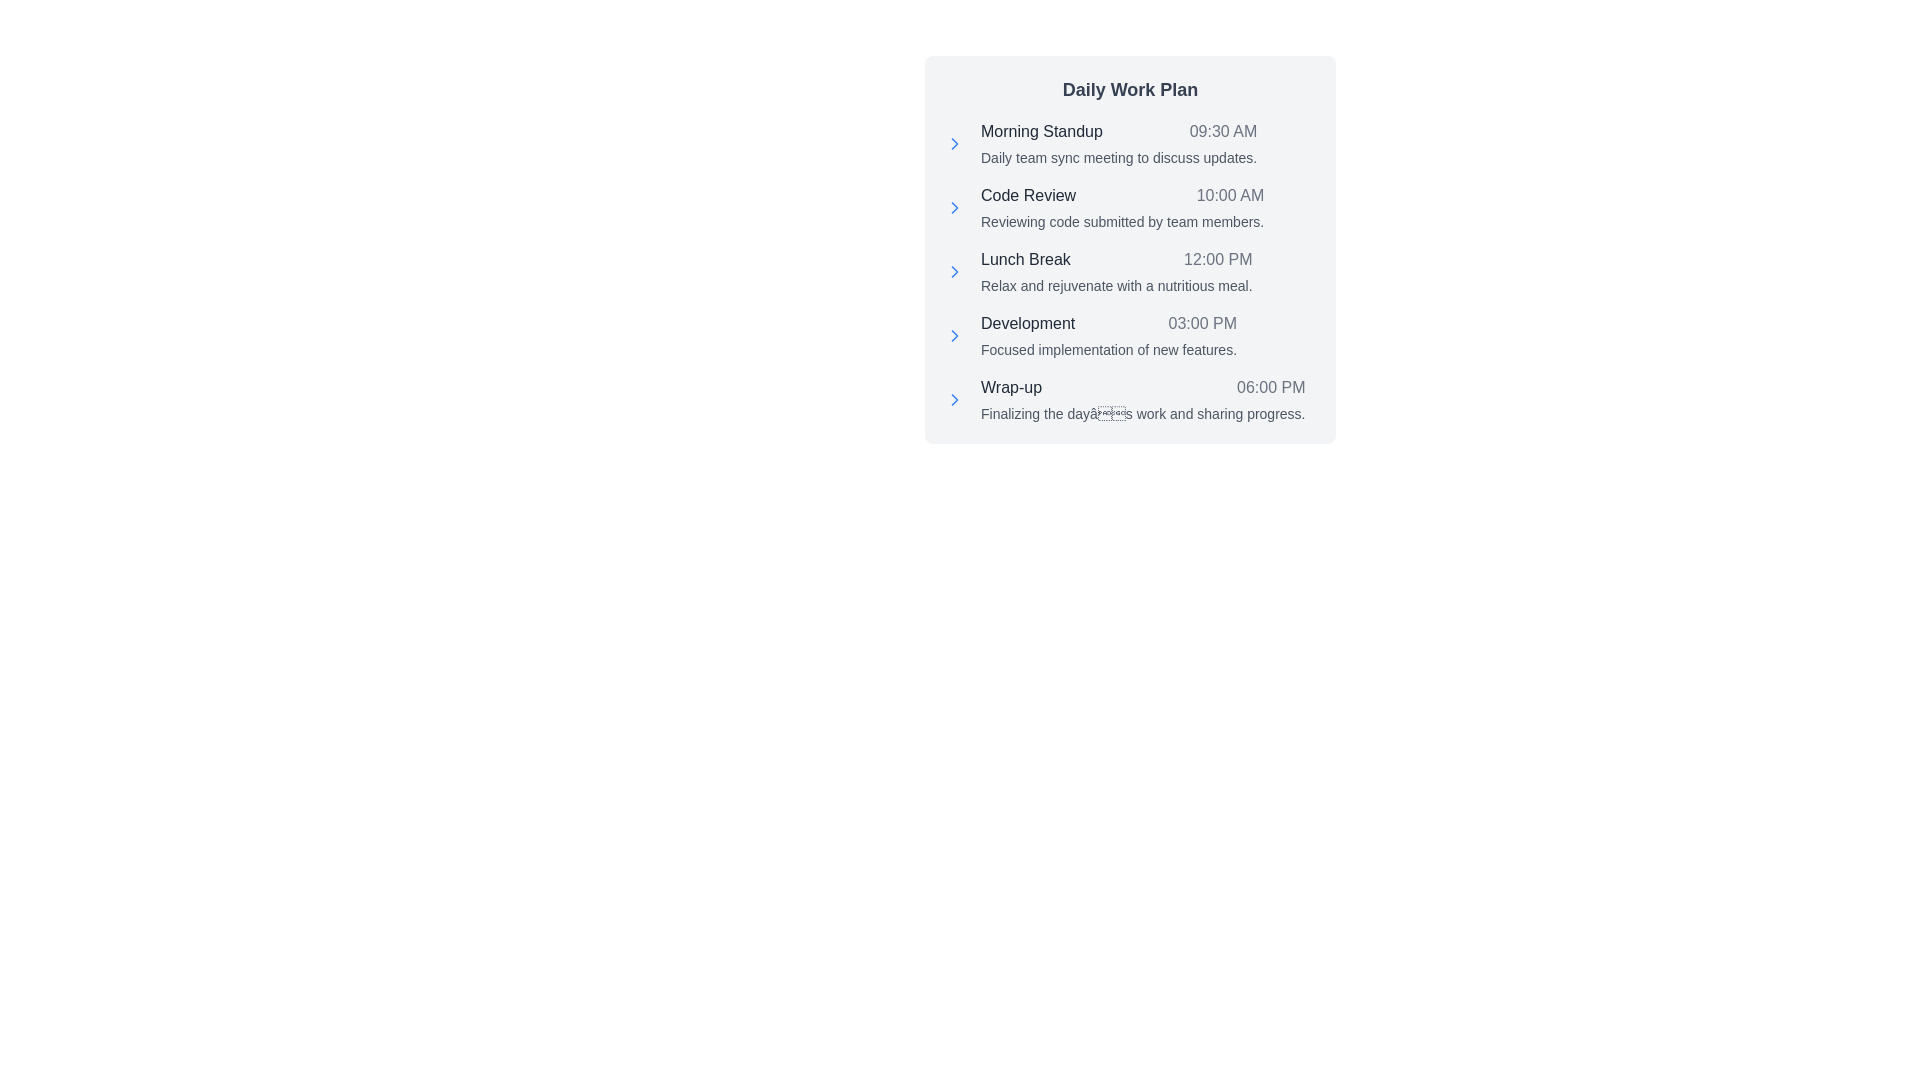 This screenshot has height=1080, width=1920. I want to click on agenda item titled 'Code Review', which is the second item in the list under 'Daily Work Plan', featuring a prominent title, timestamp, and description, so click(1130, 208).